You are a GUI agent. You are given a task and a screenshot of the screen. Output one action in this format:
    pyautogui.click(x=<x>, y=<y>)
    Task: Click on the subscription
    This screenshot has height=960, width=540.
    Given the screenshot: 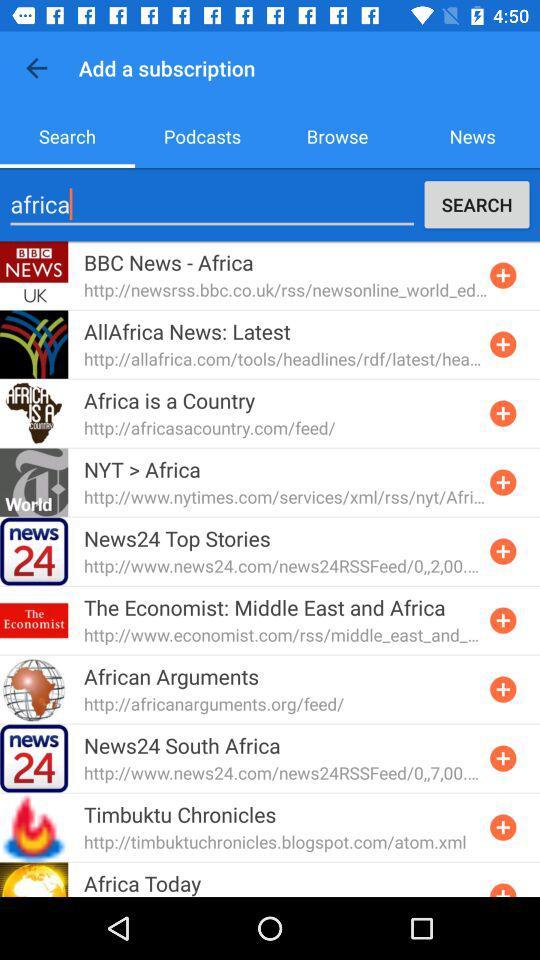 What is the action you would take?
    pyautogui.click(x=502, y=344)
    